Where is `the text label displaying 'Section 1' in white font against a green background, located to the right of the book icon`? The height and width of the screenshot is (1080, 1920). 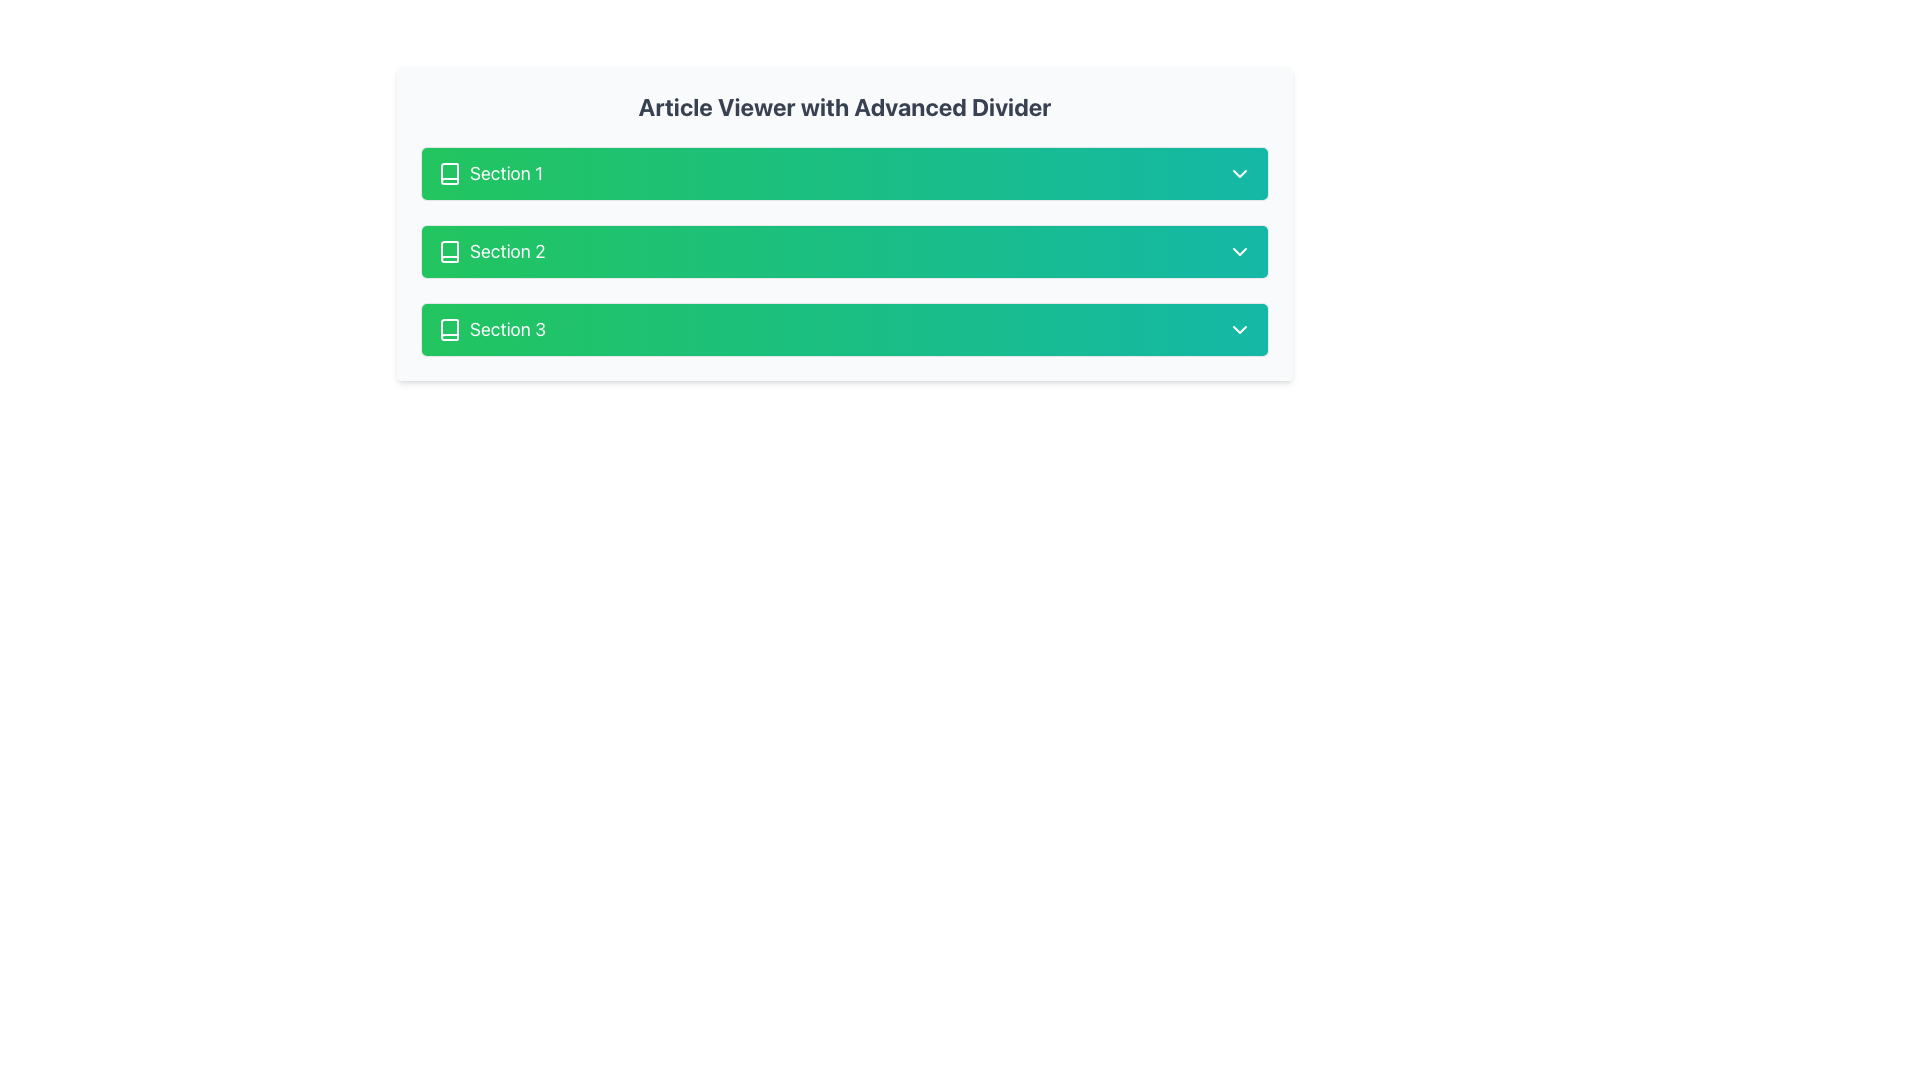 the text label displaying 'Section 1' in white font against a green background, located to the right of the book icon is located at coordinates (506, 172).